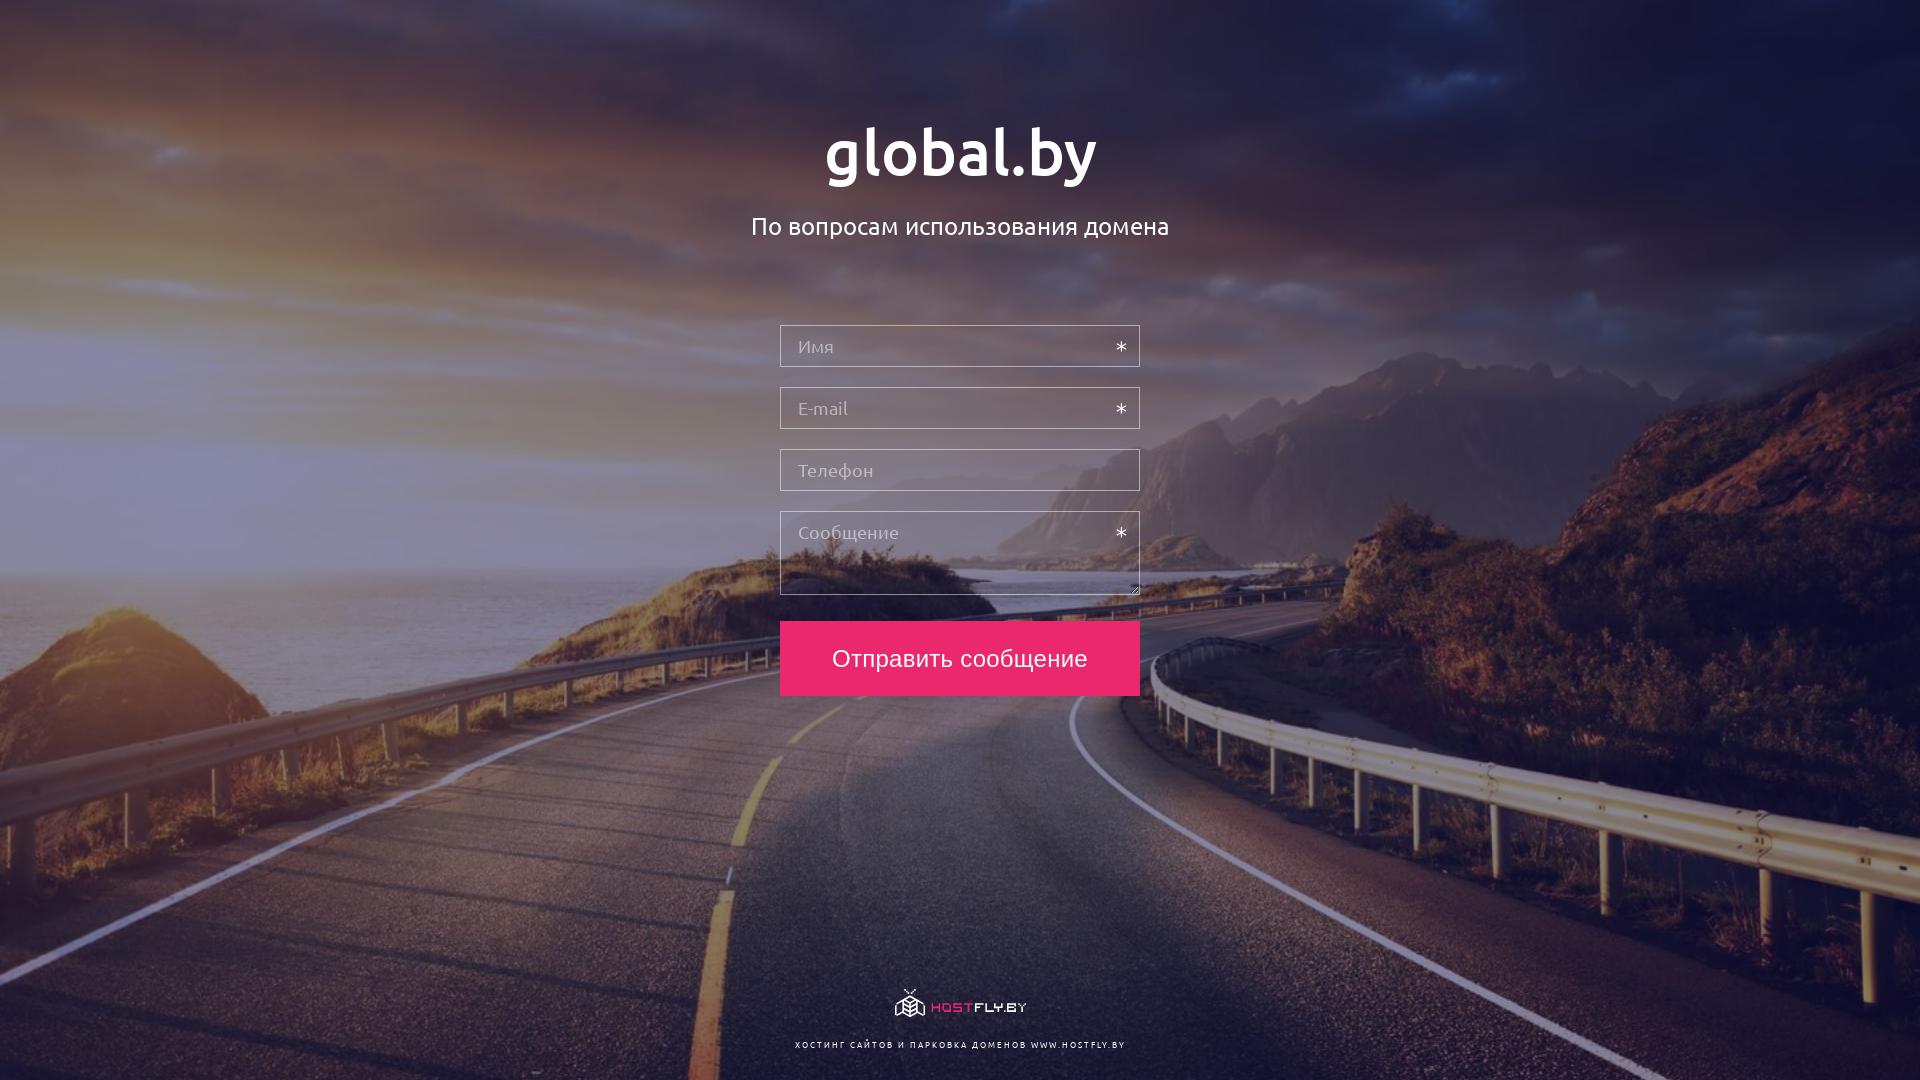 The image size is (1920, 1080). I want to click on 'WWW.HOSTFLY.BY', so click(1076, 1043).